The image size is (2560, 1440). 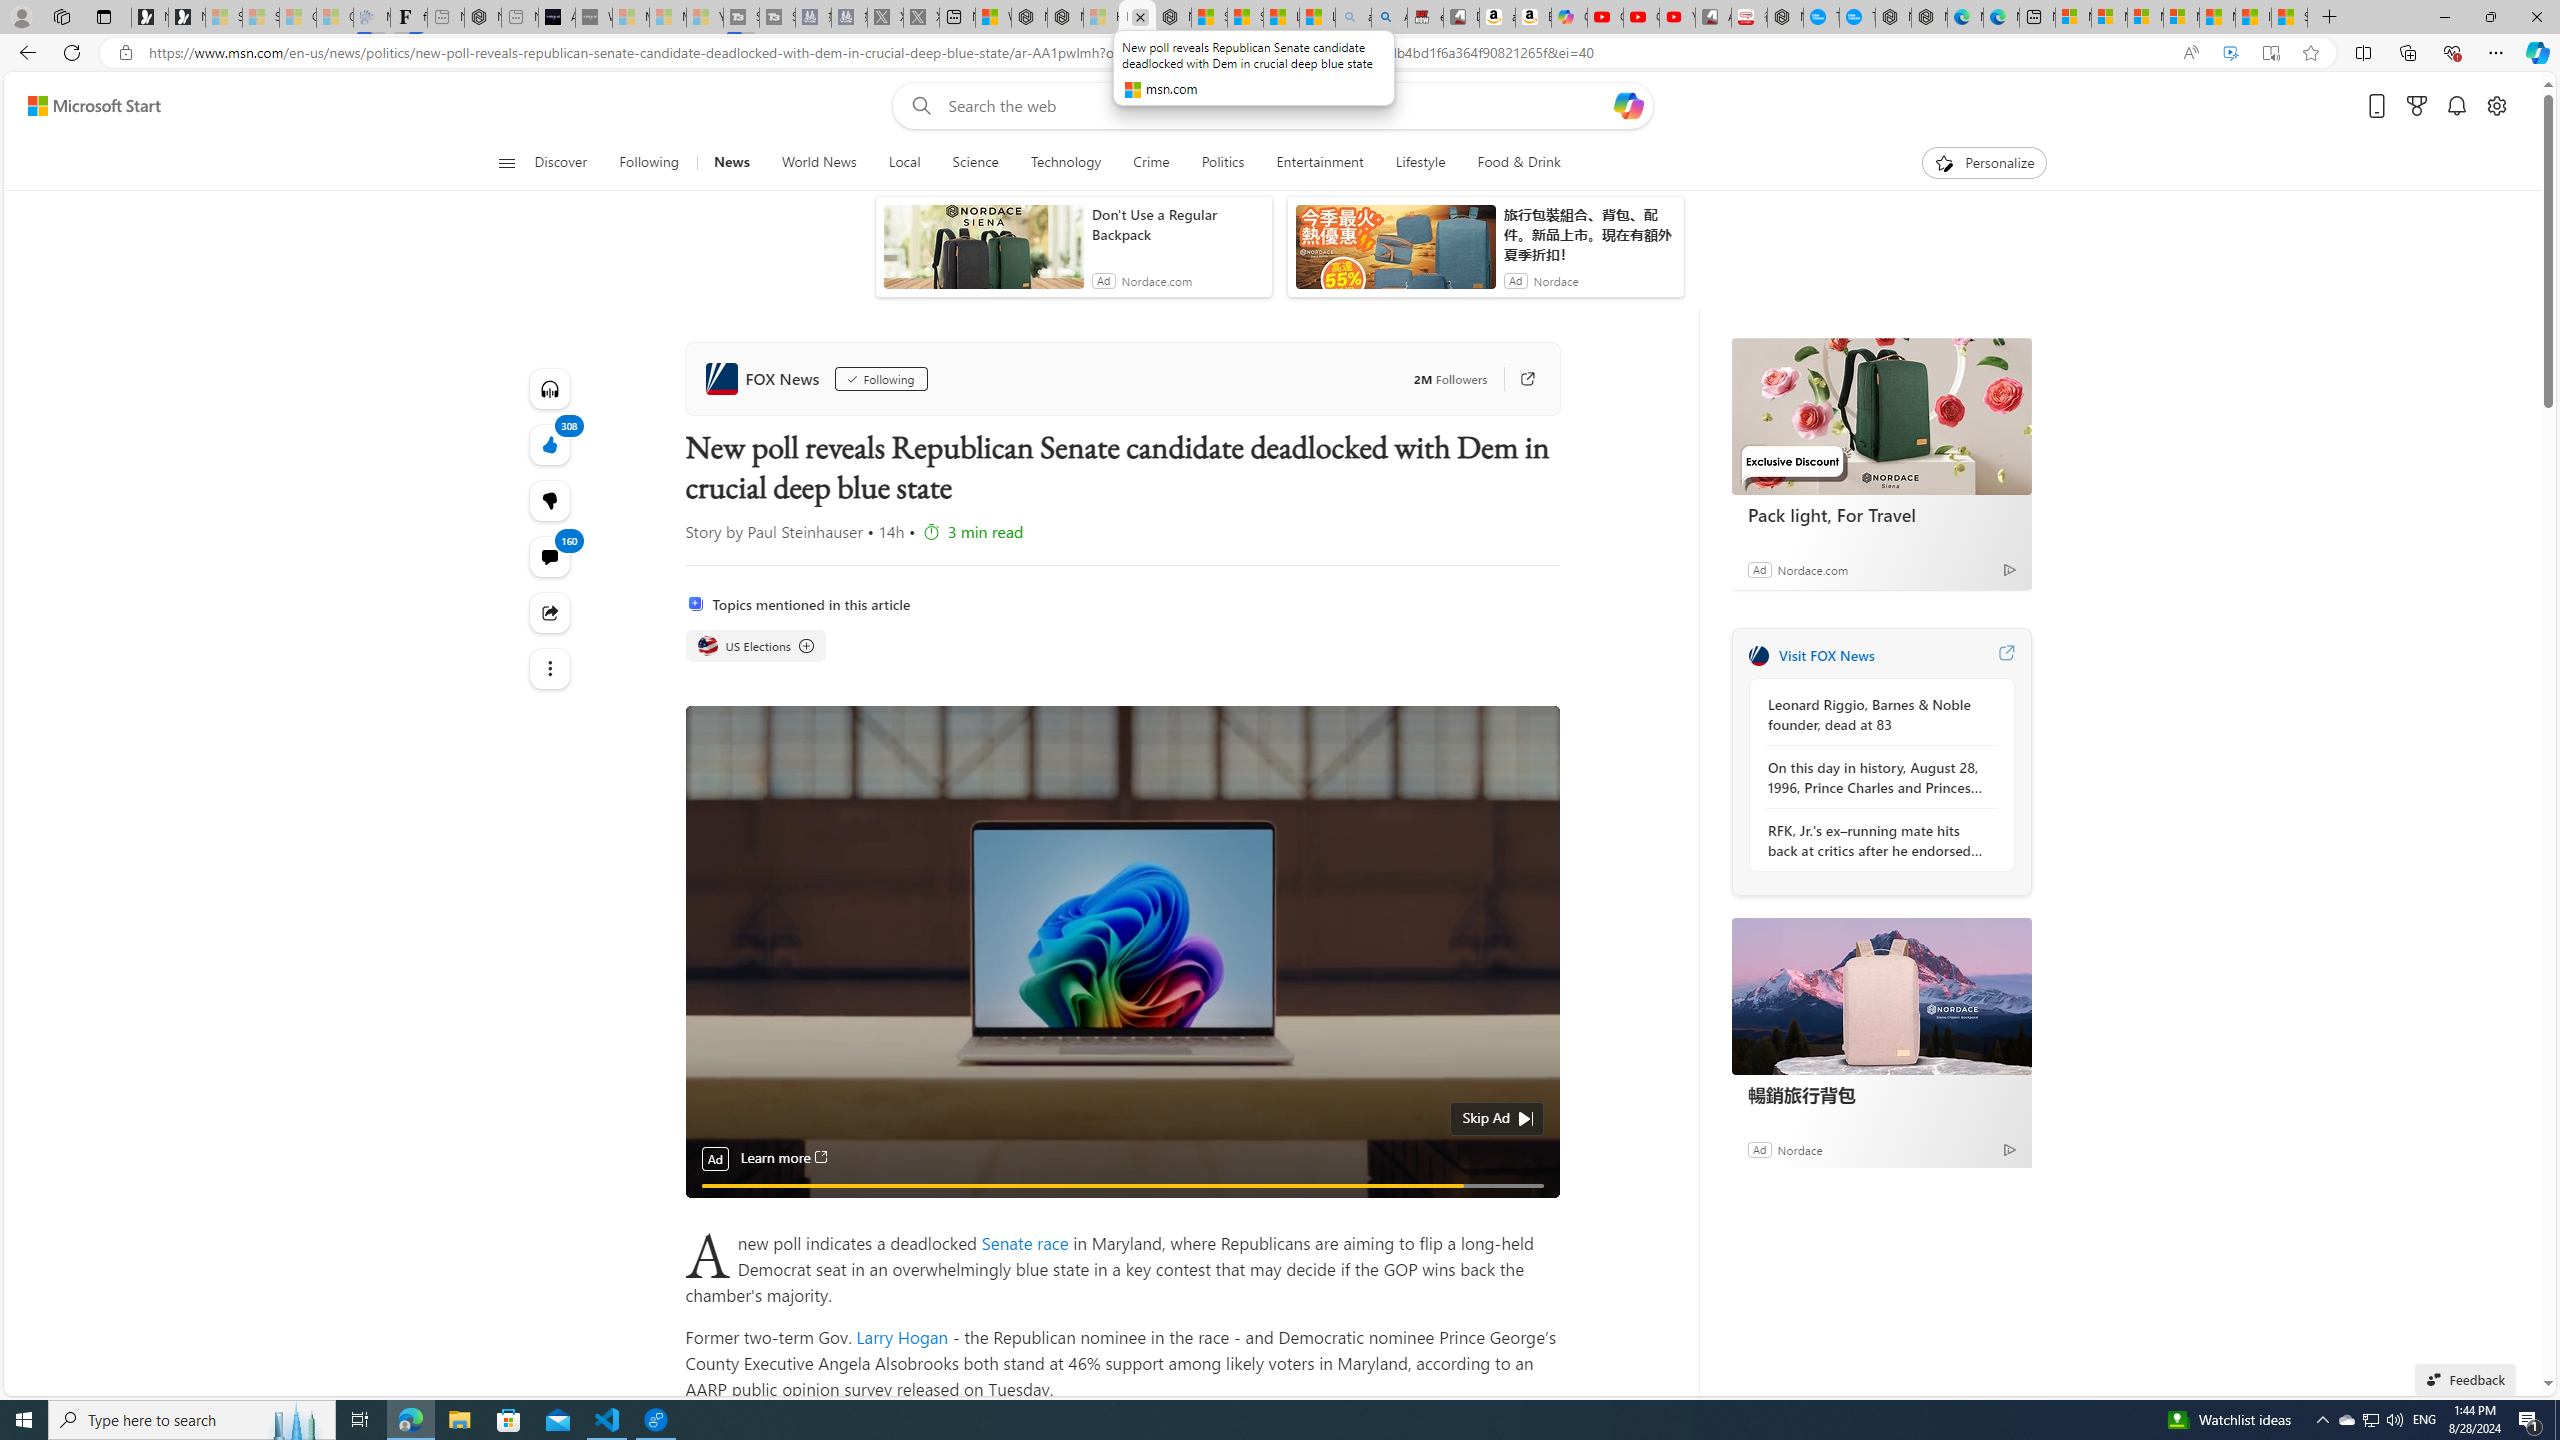 What do you see at coordinates (705, 646) in the screenshot?
I see `'US Elections'` at bounding box center [705, 646].